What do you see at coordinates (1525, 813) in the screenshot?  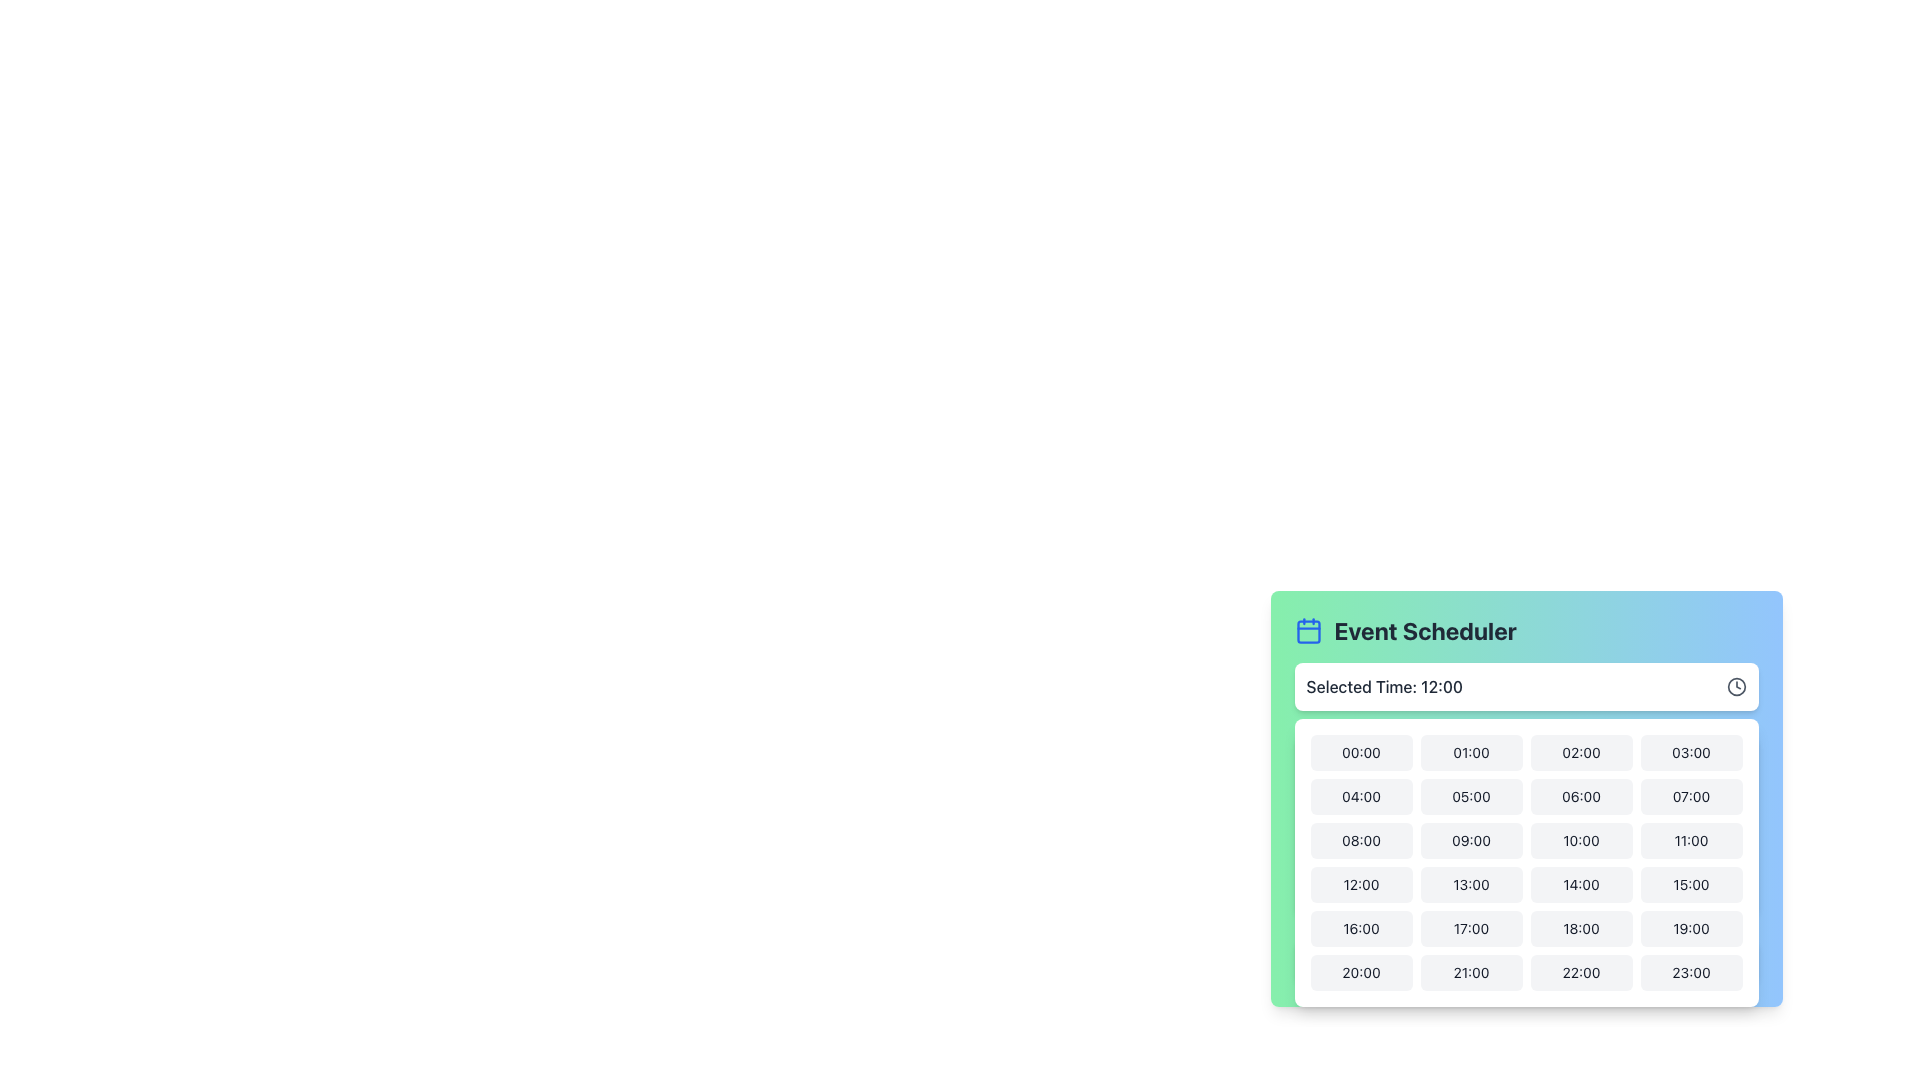 I see `the button that allows the user to select the hour '06:00' in the event scheduler feature, located in the third column of the second row within the time selection grid of the 'Event Scheduler' widget` at bounding box center [1525, 813].